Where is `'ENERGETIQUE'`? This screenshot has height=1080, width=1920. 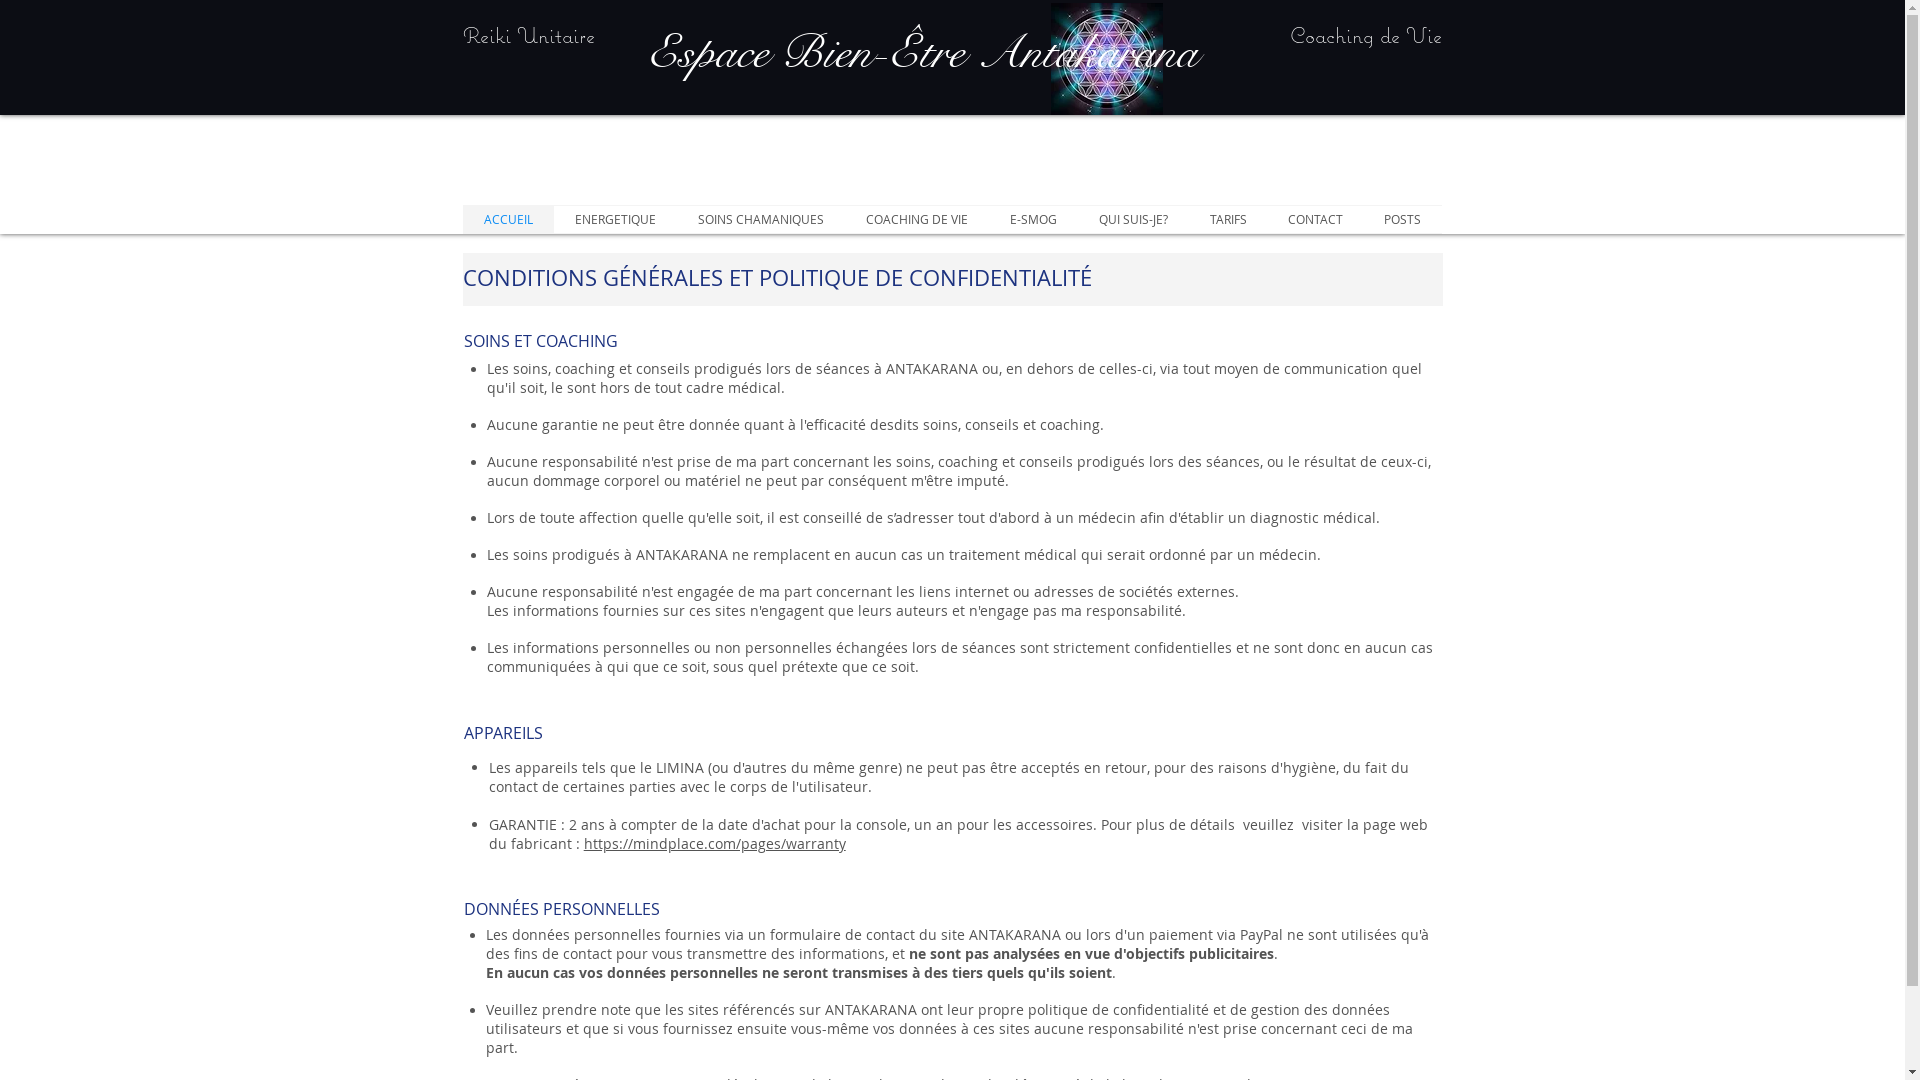 'ENERGETIQUE' is located at coordinates (614, 219).